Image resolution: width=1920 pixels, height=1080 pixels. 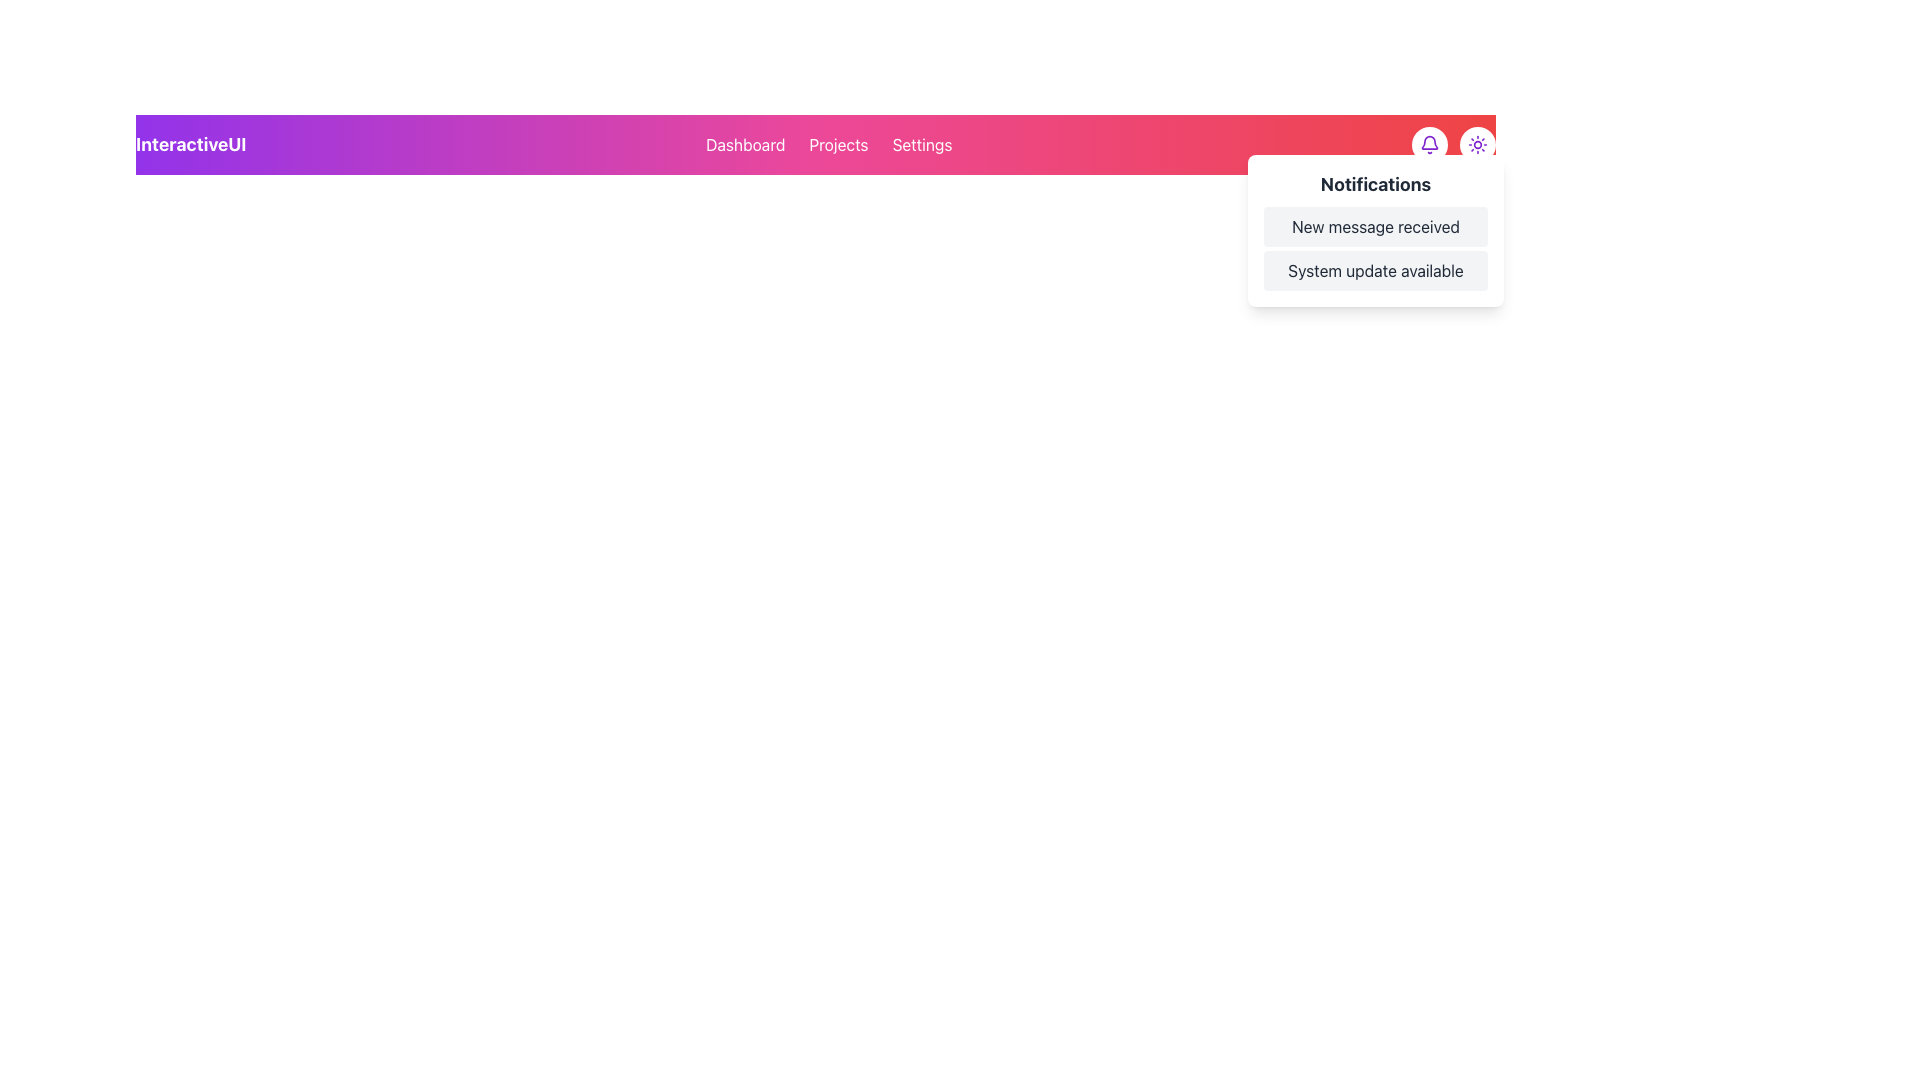 I want to click on the first notification item, so click(x=1375, y=226).